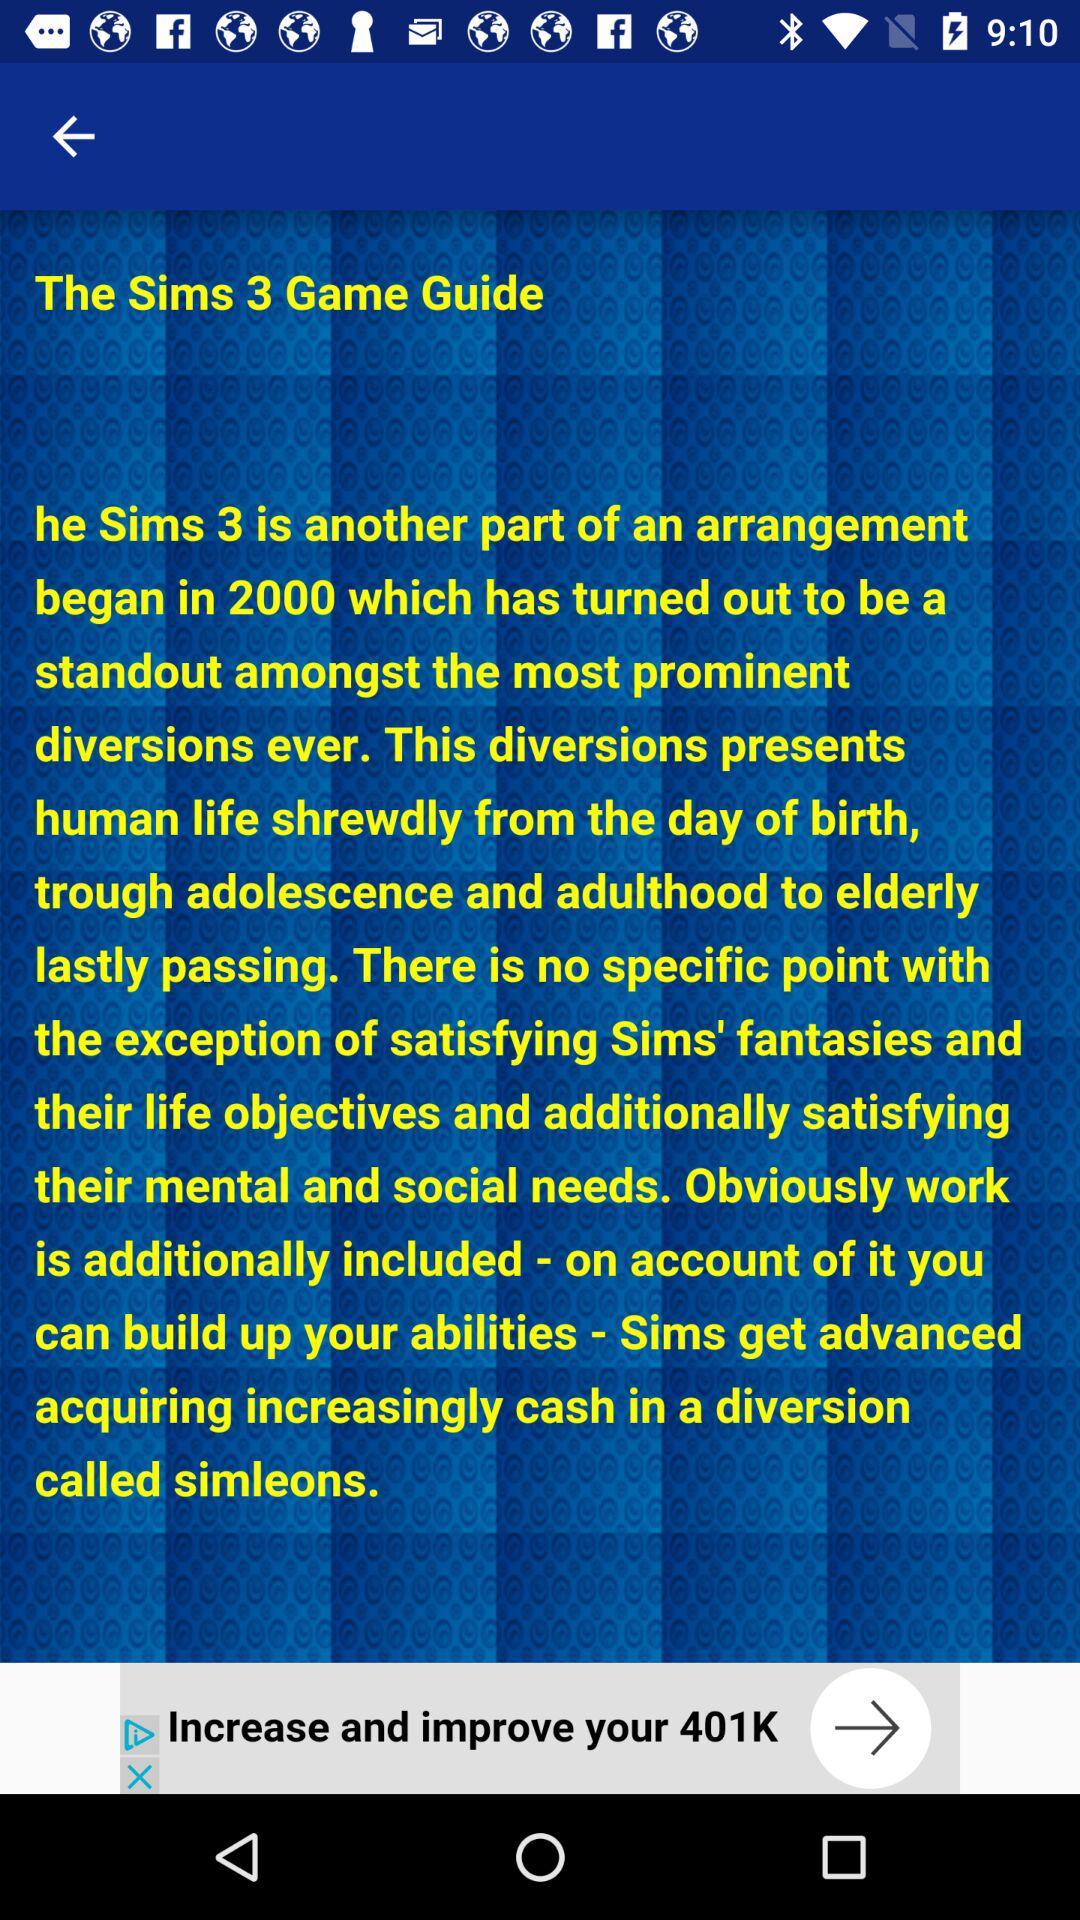 This screenshot has width=1080, height=1920. Describe the element at coordinates (540, 1727) in the screenshot. I see `interact with advertisement` at that location.